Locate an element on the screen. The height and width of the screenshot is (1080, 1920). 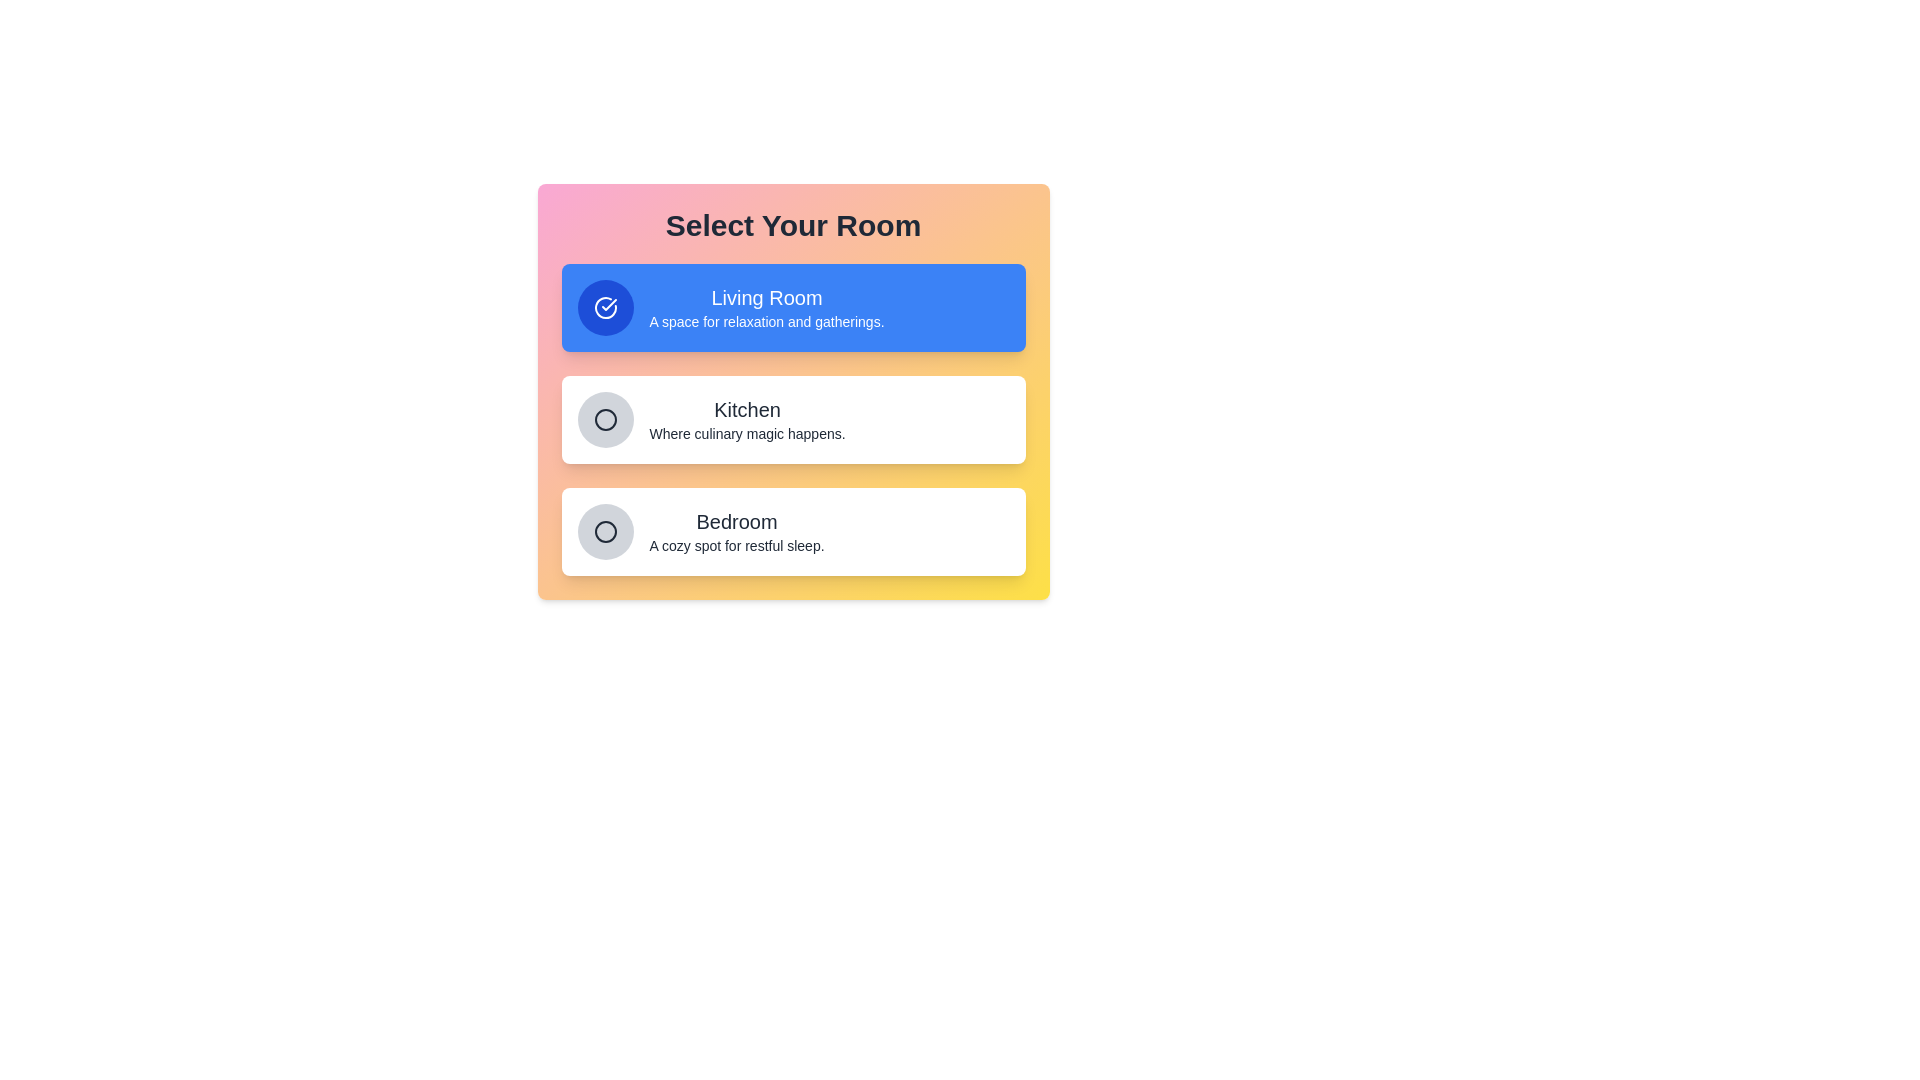
text label for 'Bedroom' which describes a selectable option above the description 'A cozy spot for restful sleep.' is located at coordinates (736, 520).